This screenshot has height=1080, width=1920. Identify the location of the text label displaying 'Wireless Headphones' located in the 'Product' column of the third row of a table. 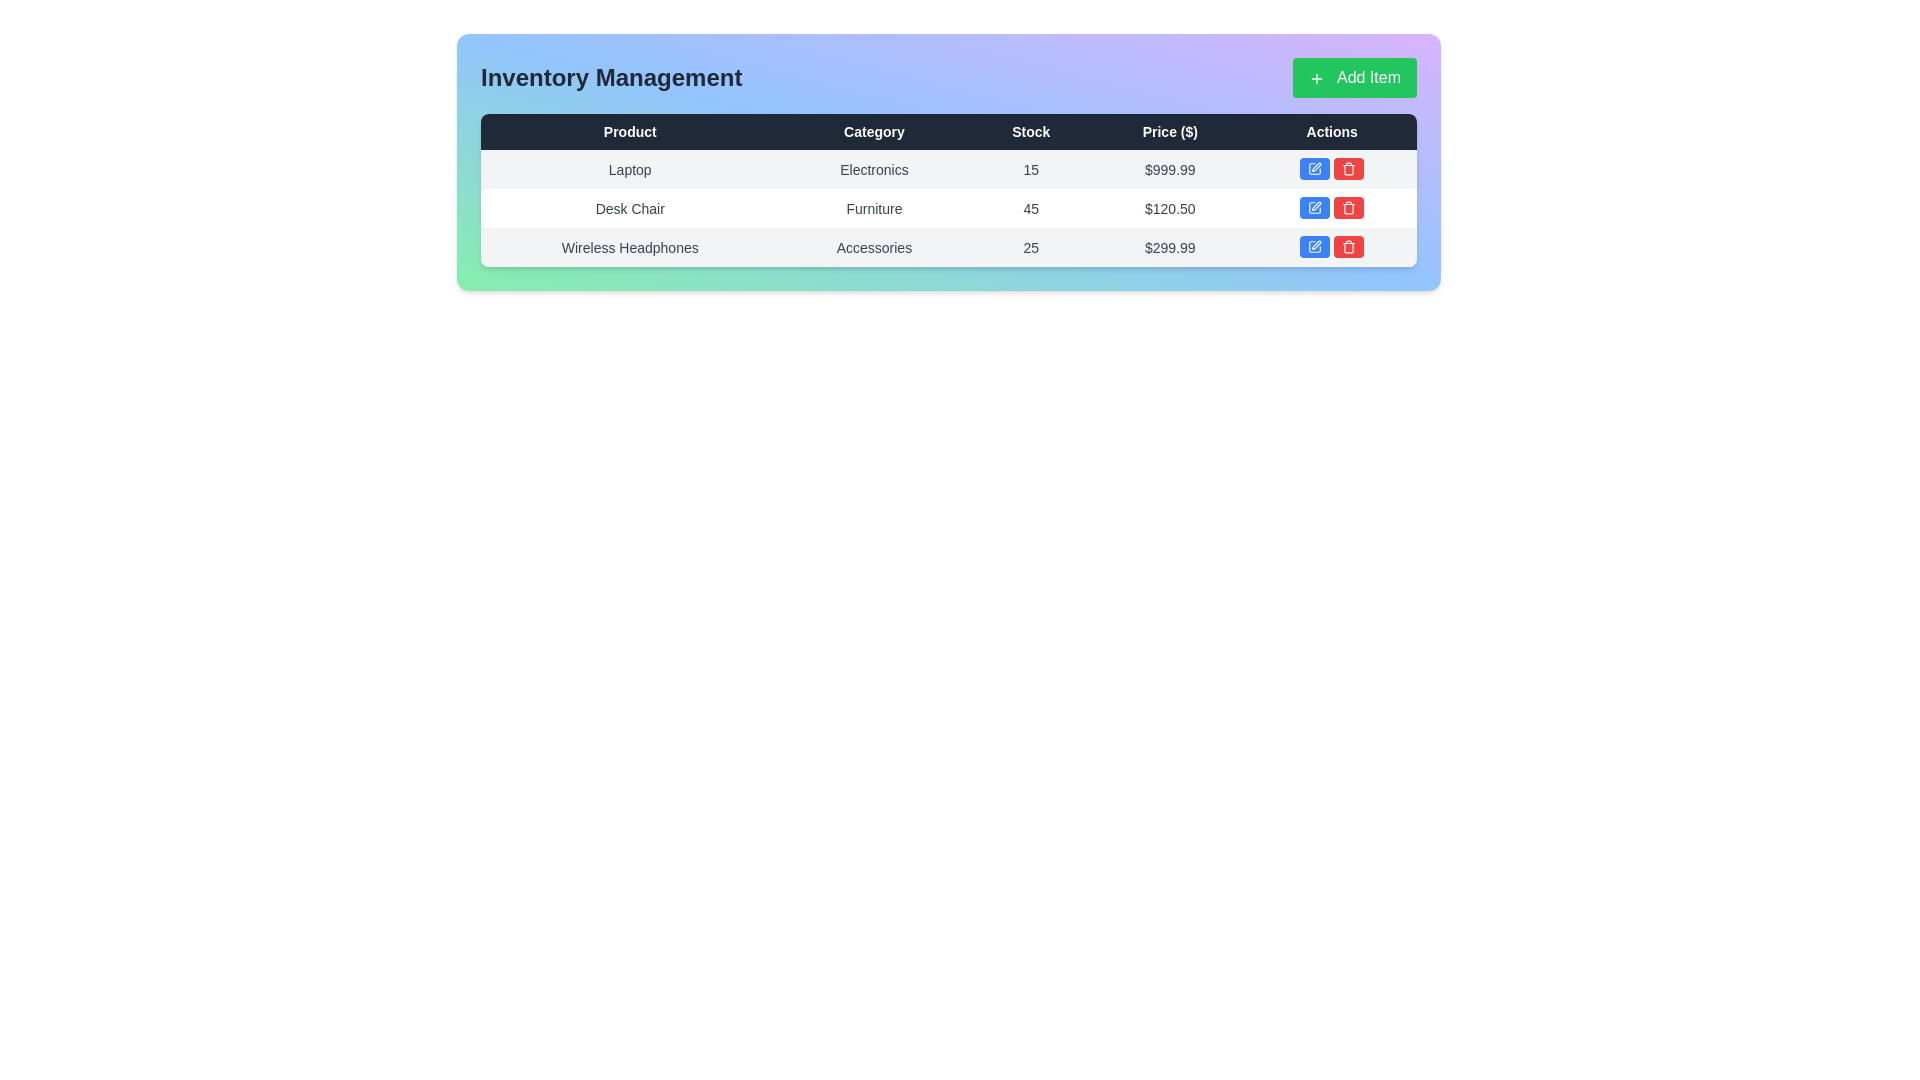
(629, 246).